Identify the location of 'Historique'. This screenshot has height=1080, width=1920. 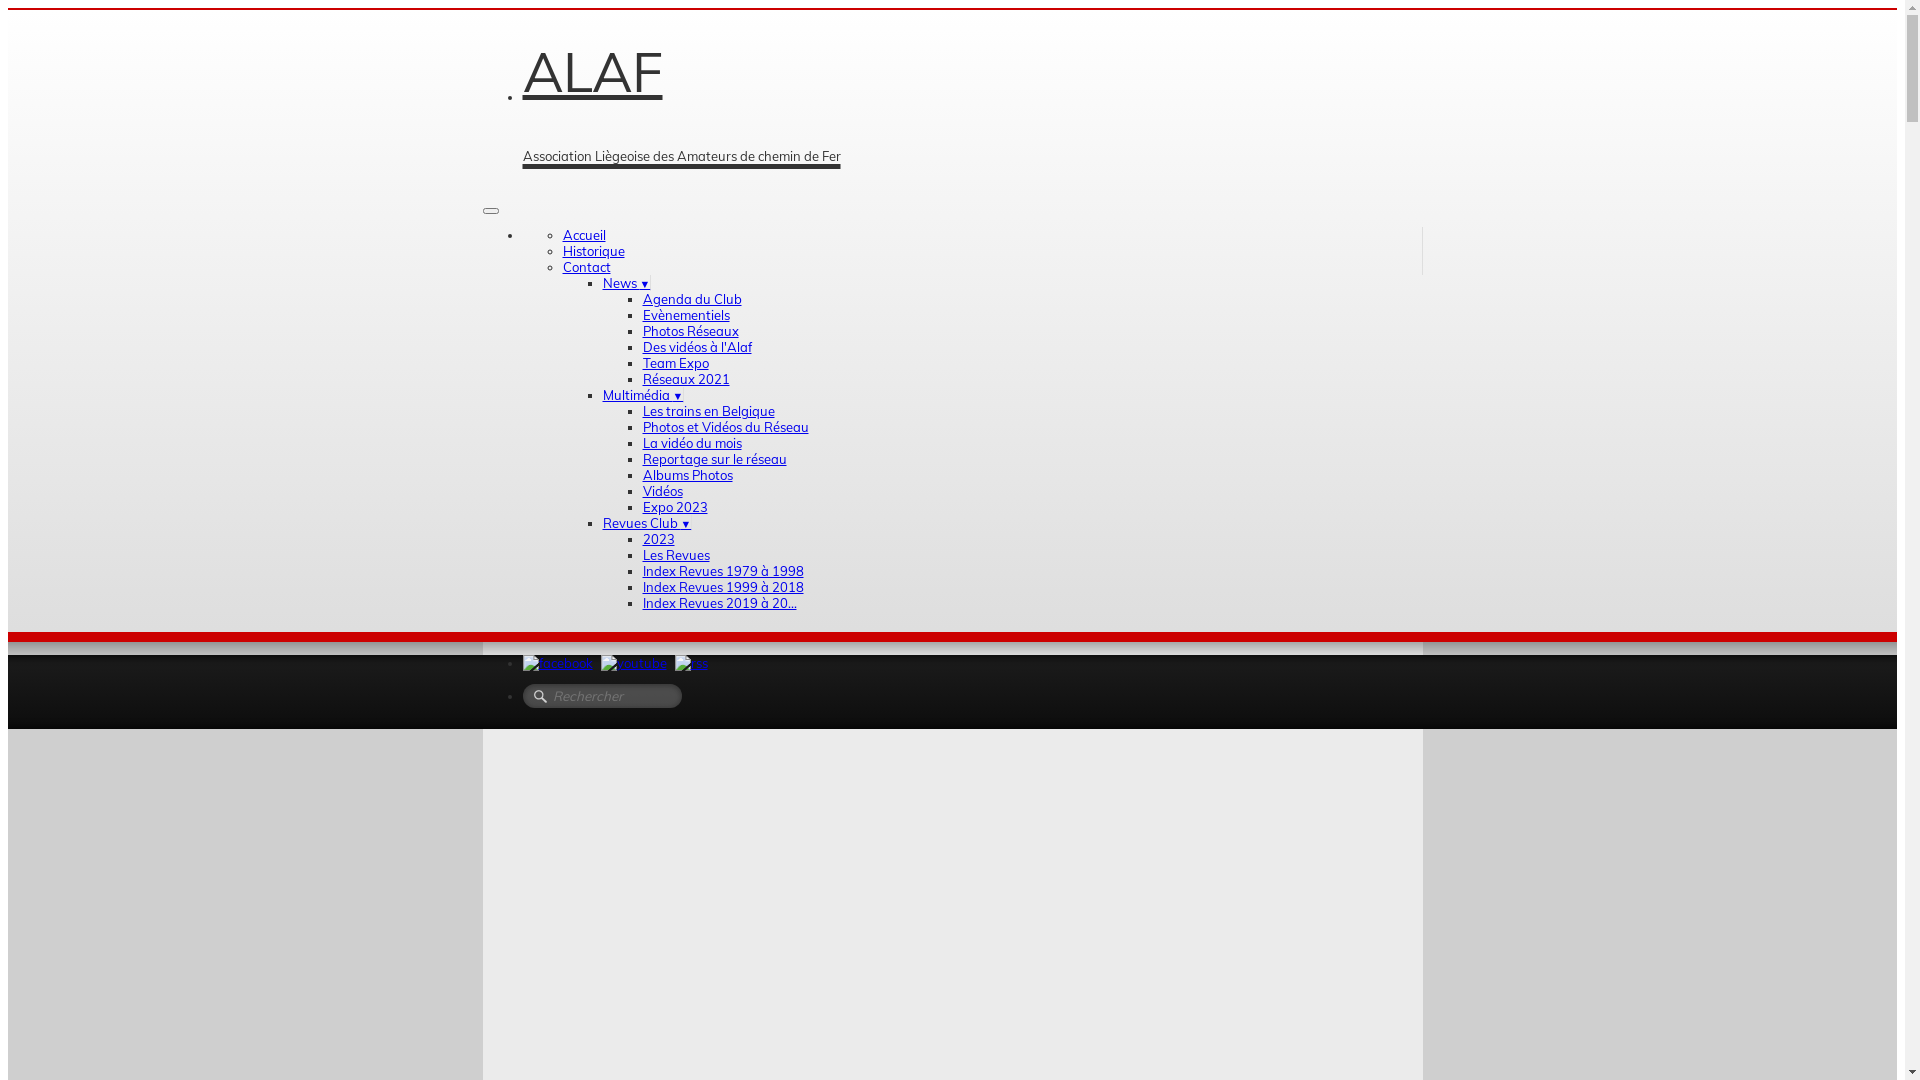
(560, 249).